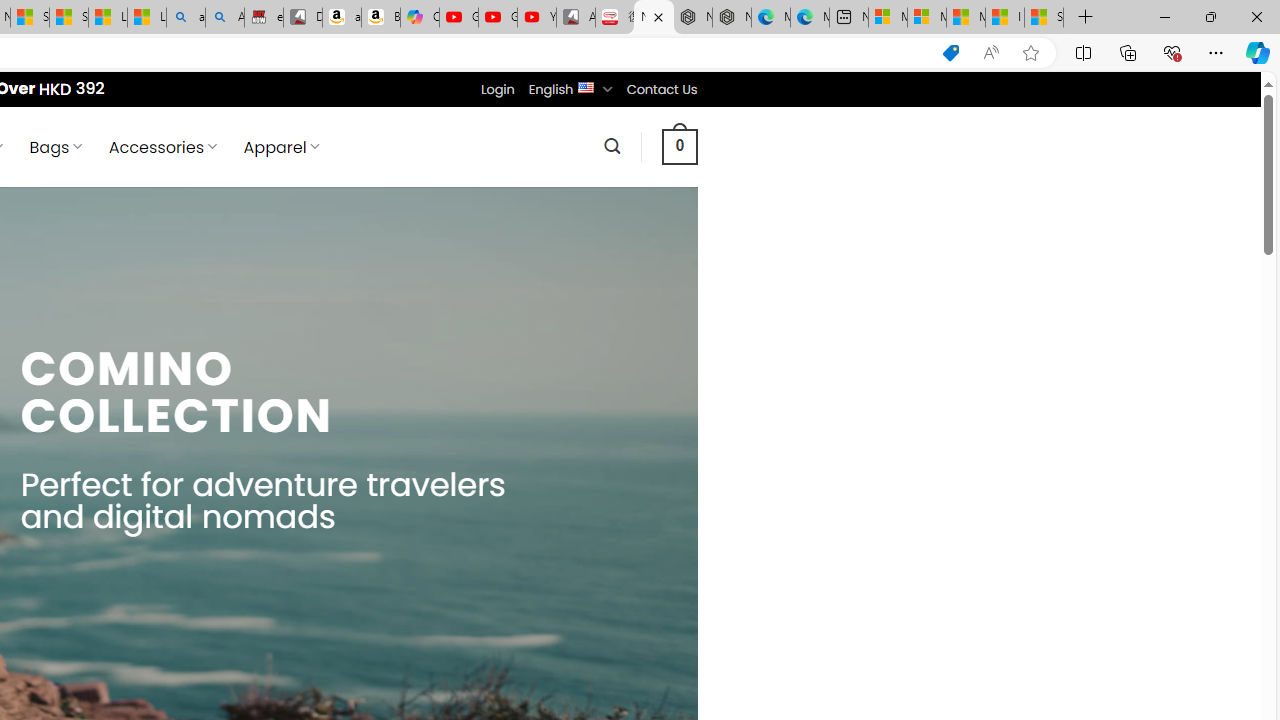 Image resolution: width=1280 pixels, height=720 pixels. Describe the element at coordinates (661, 88) in the screenshot. I see `'Contact Us'` at that location.